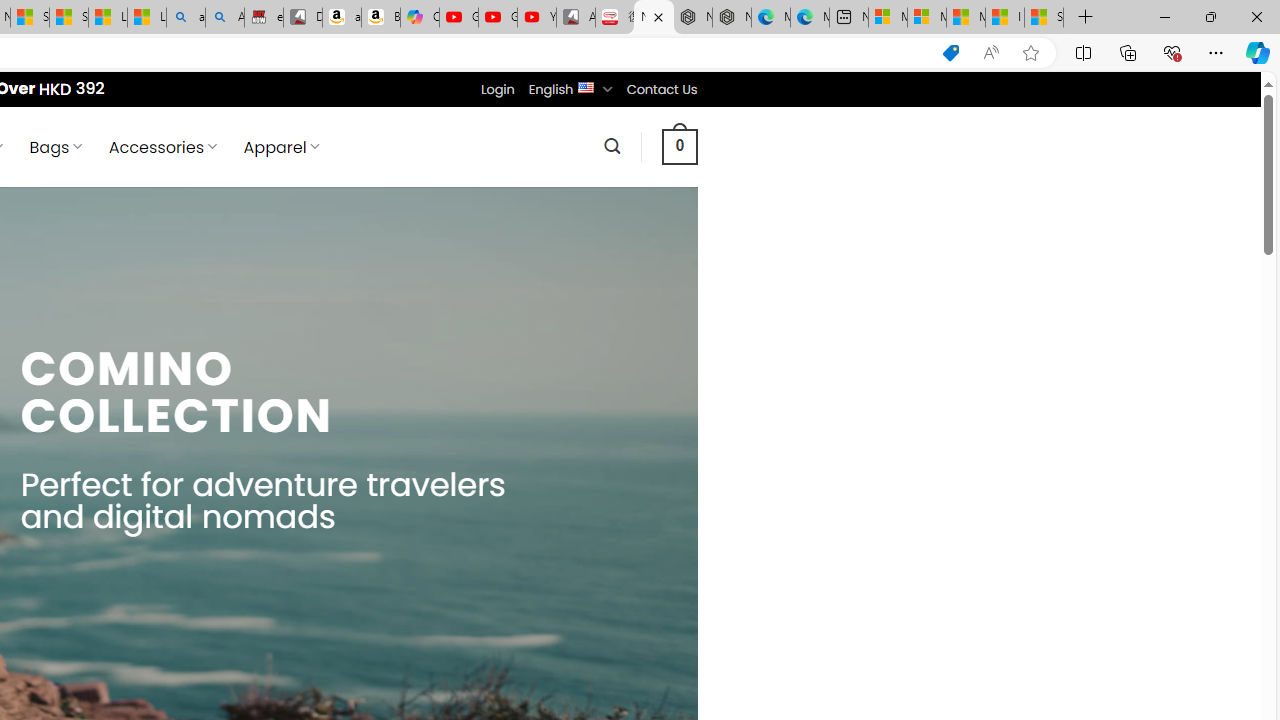 Image resolution: width=1280 pixels, height=720 pixels. Describe the element at coordinates (661, 88) in the screenshot. I see `'Contact Us'` at that location.